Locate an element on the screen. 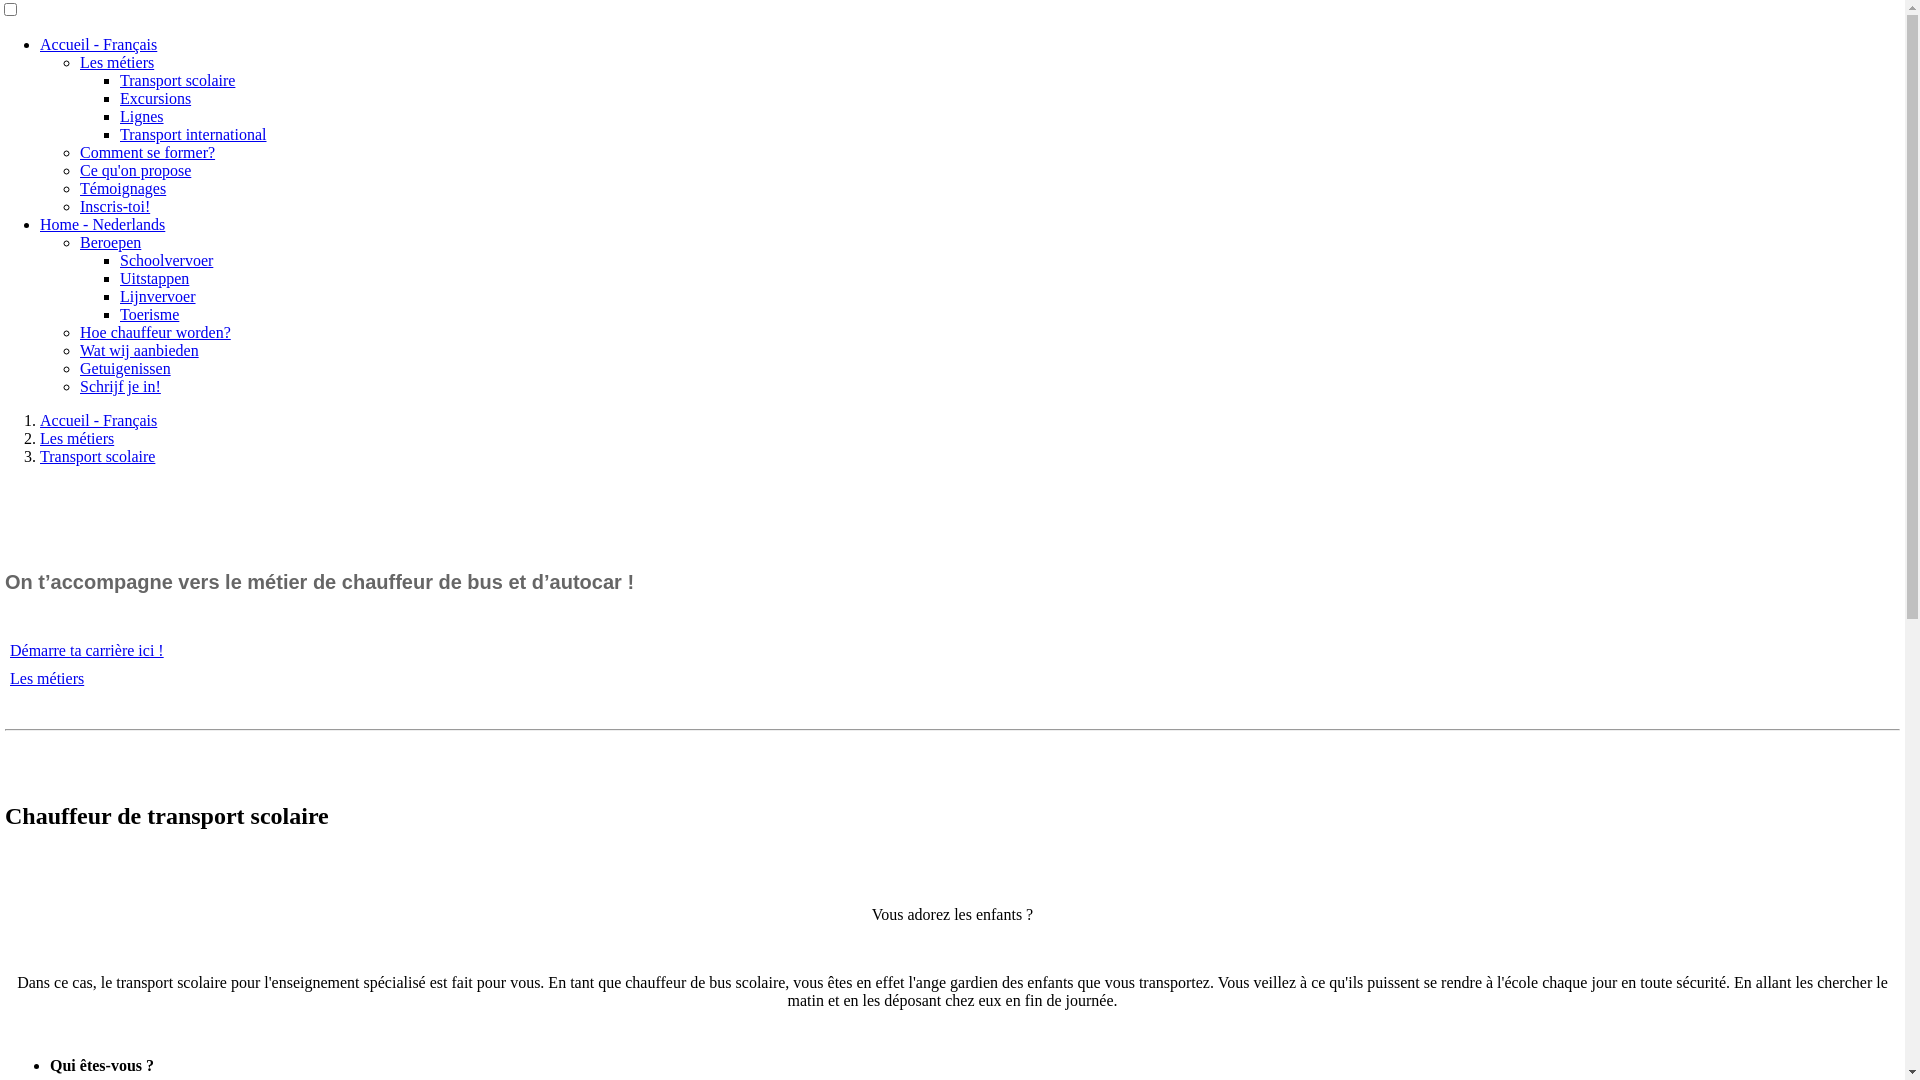  'Toerisme' is located at coordinates (148, 314).